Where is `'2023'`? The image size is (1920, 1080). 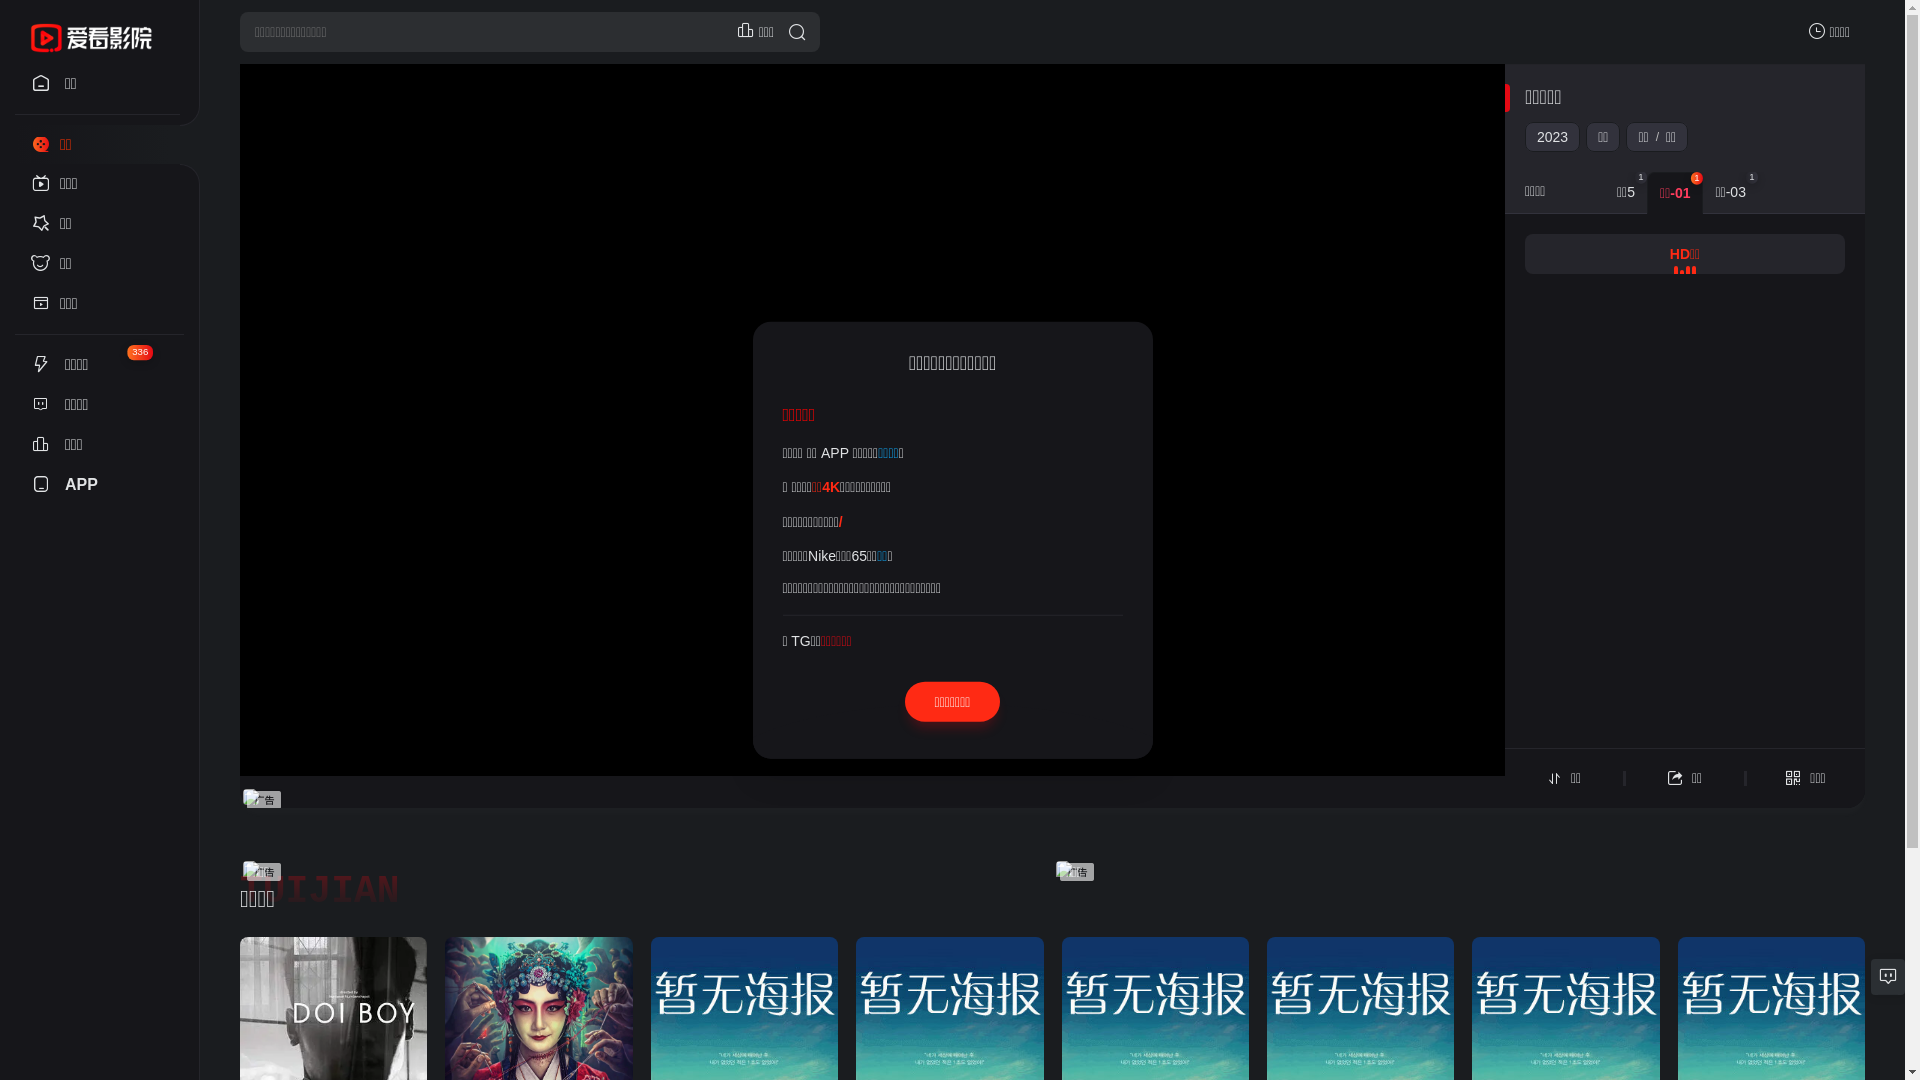 '2023' is located at coordinates (1535, 136).